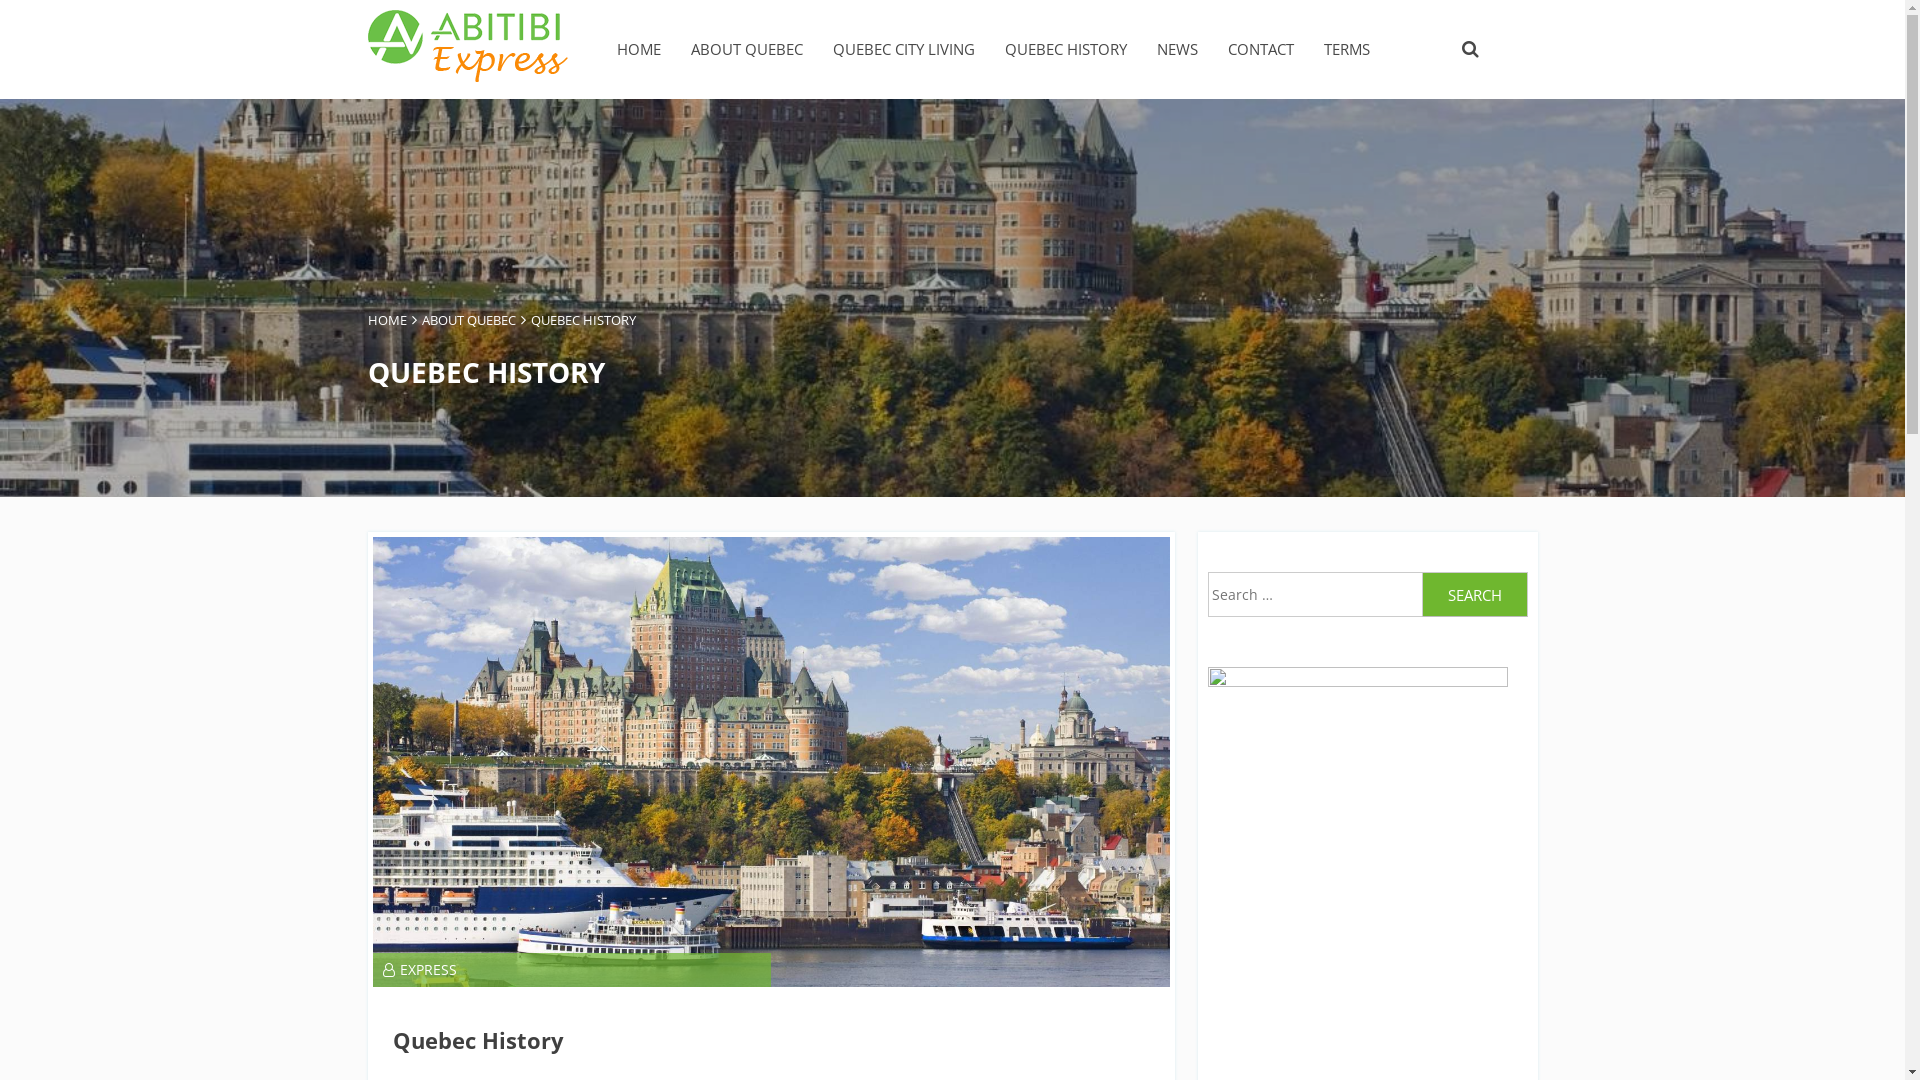 This screenshot has height=1080, width=1920. What do you see at coordinates (1260, 48) in the screenshot?
I see `'CONTACT'` at bounding box center [1260, 48].